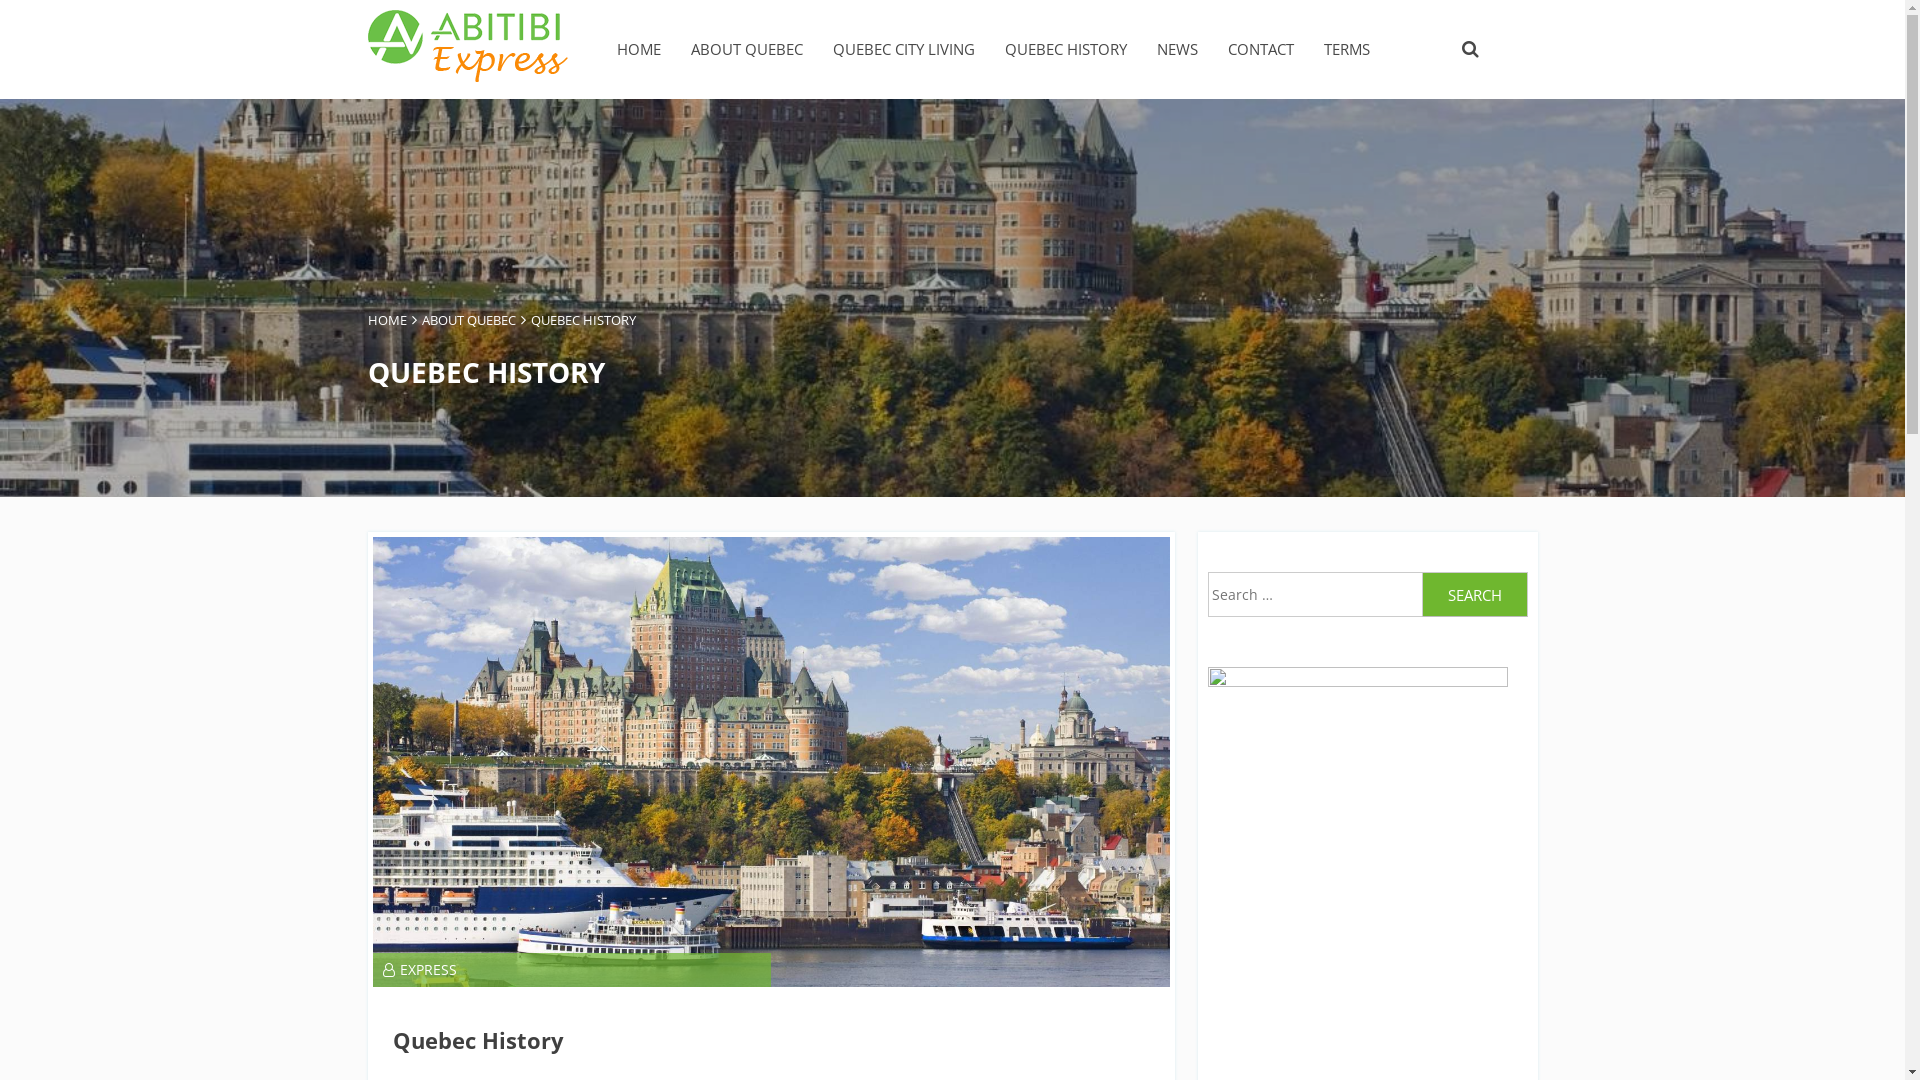 This screenshot has height=1080, width=1920. What do you see at coordinates (1260, 48) in the screenshot?
I see `'CONTACT'` at bounding box center [1260, 48].